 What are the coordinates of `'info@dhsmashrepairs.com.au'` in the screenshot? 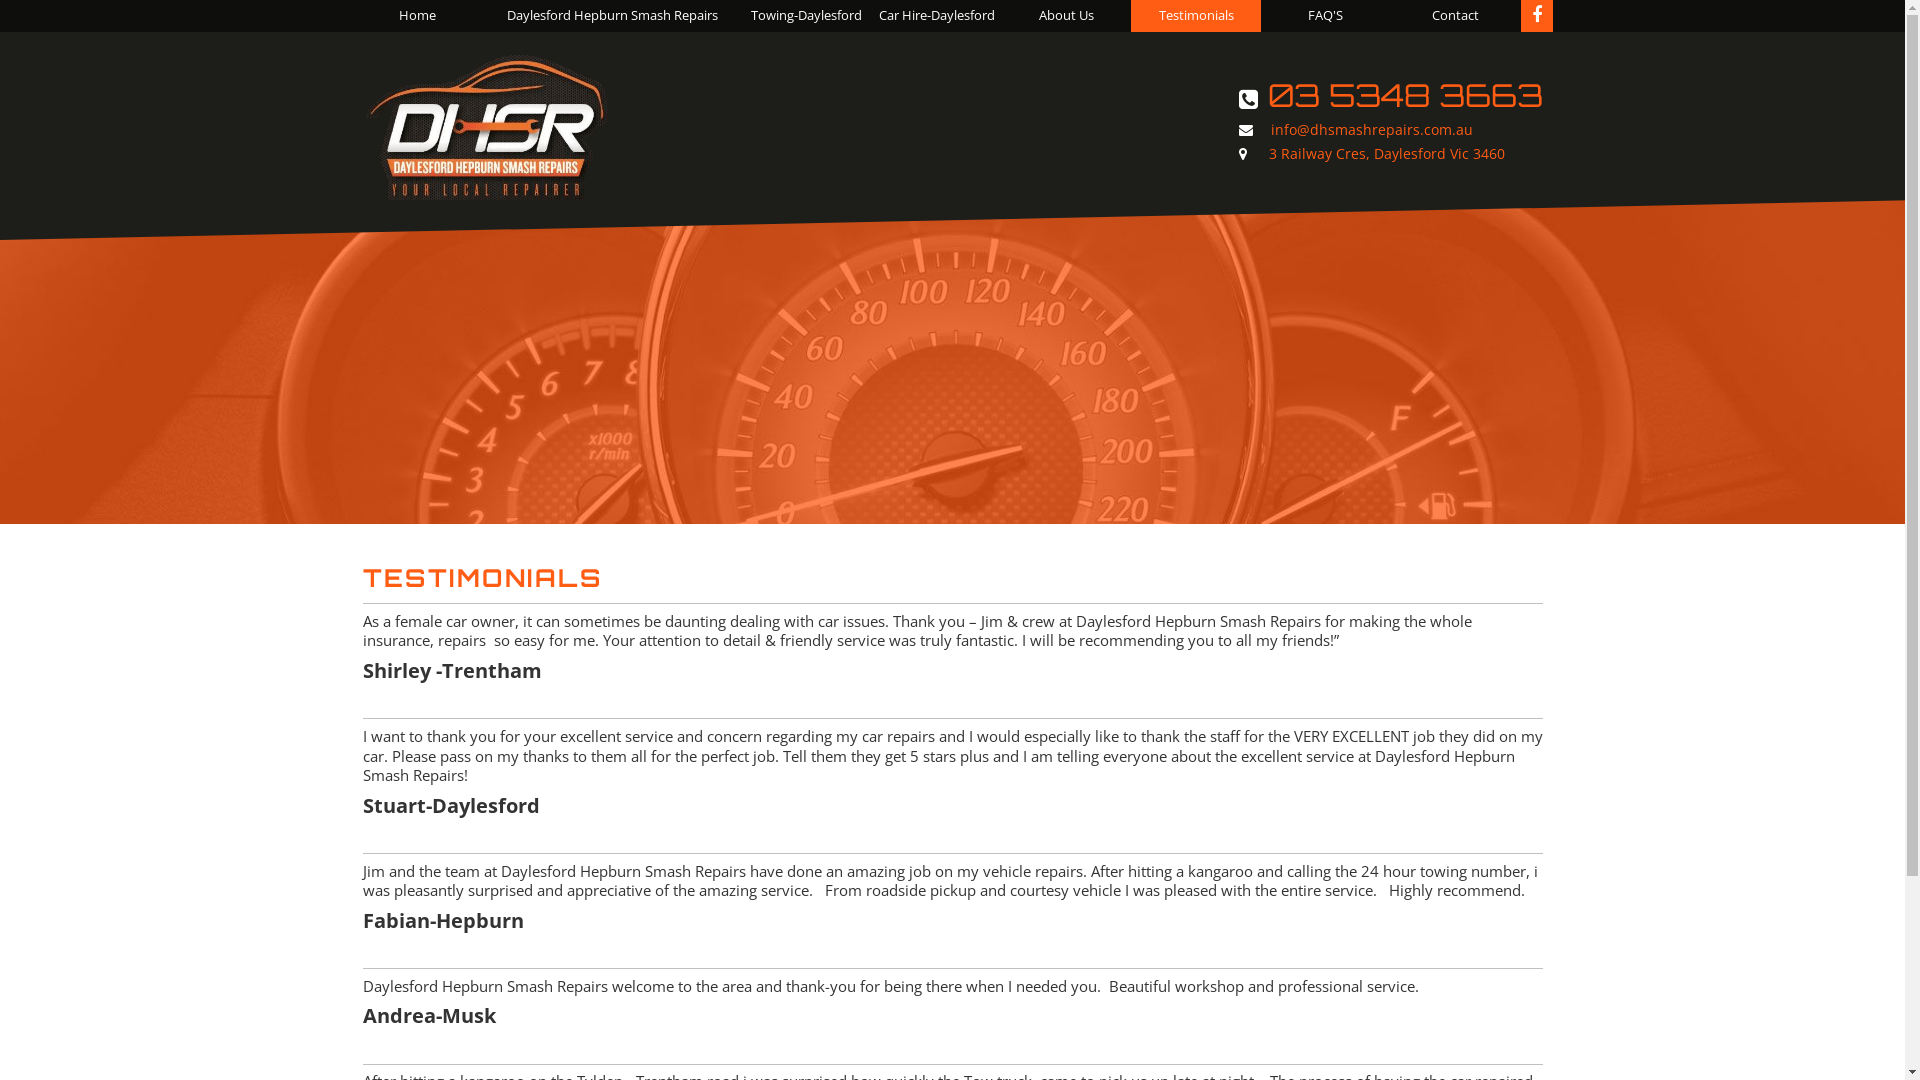 It's located at (1354, 129).